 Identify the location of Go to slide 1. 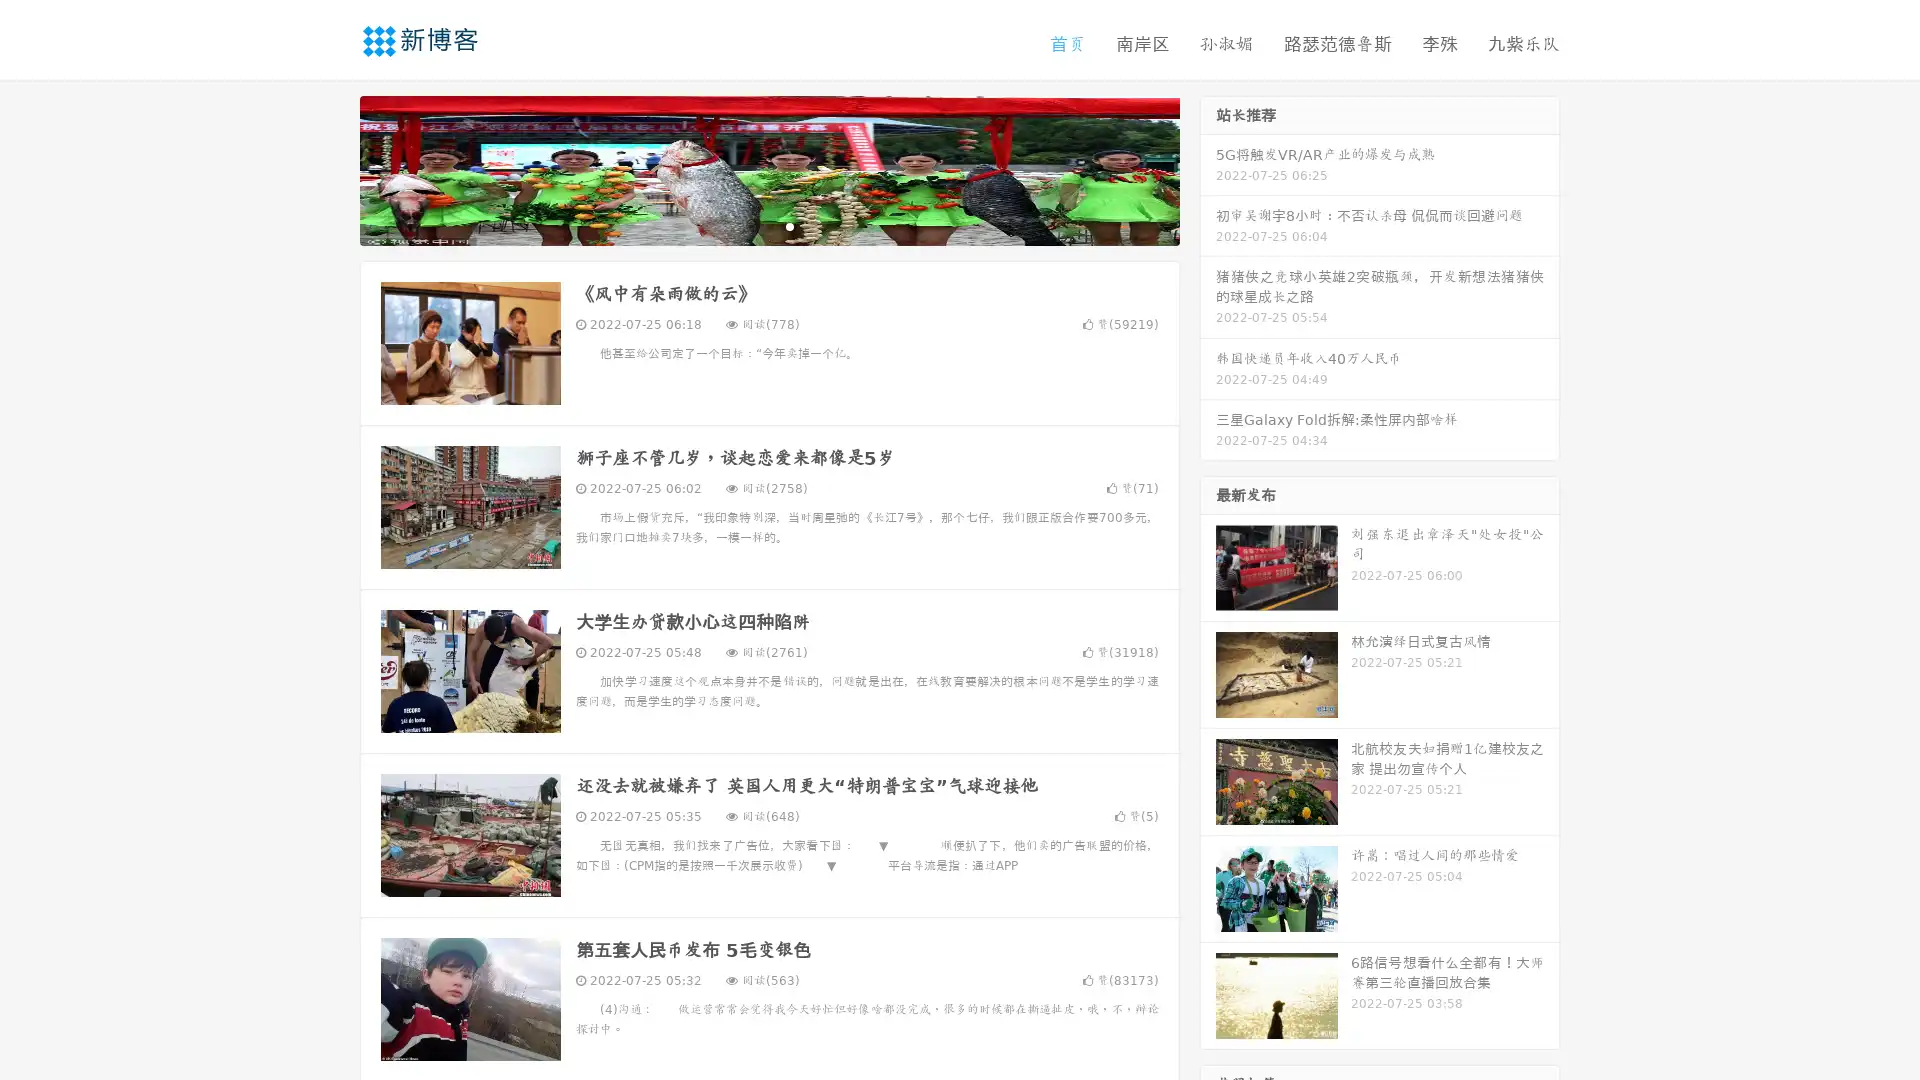
(748, 225).